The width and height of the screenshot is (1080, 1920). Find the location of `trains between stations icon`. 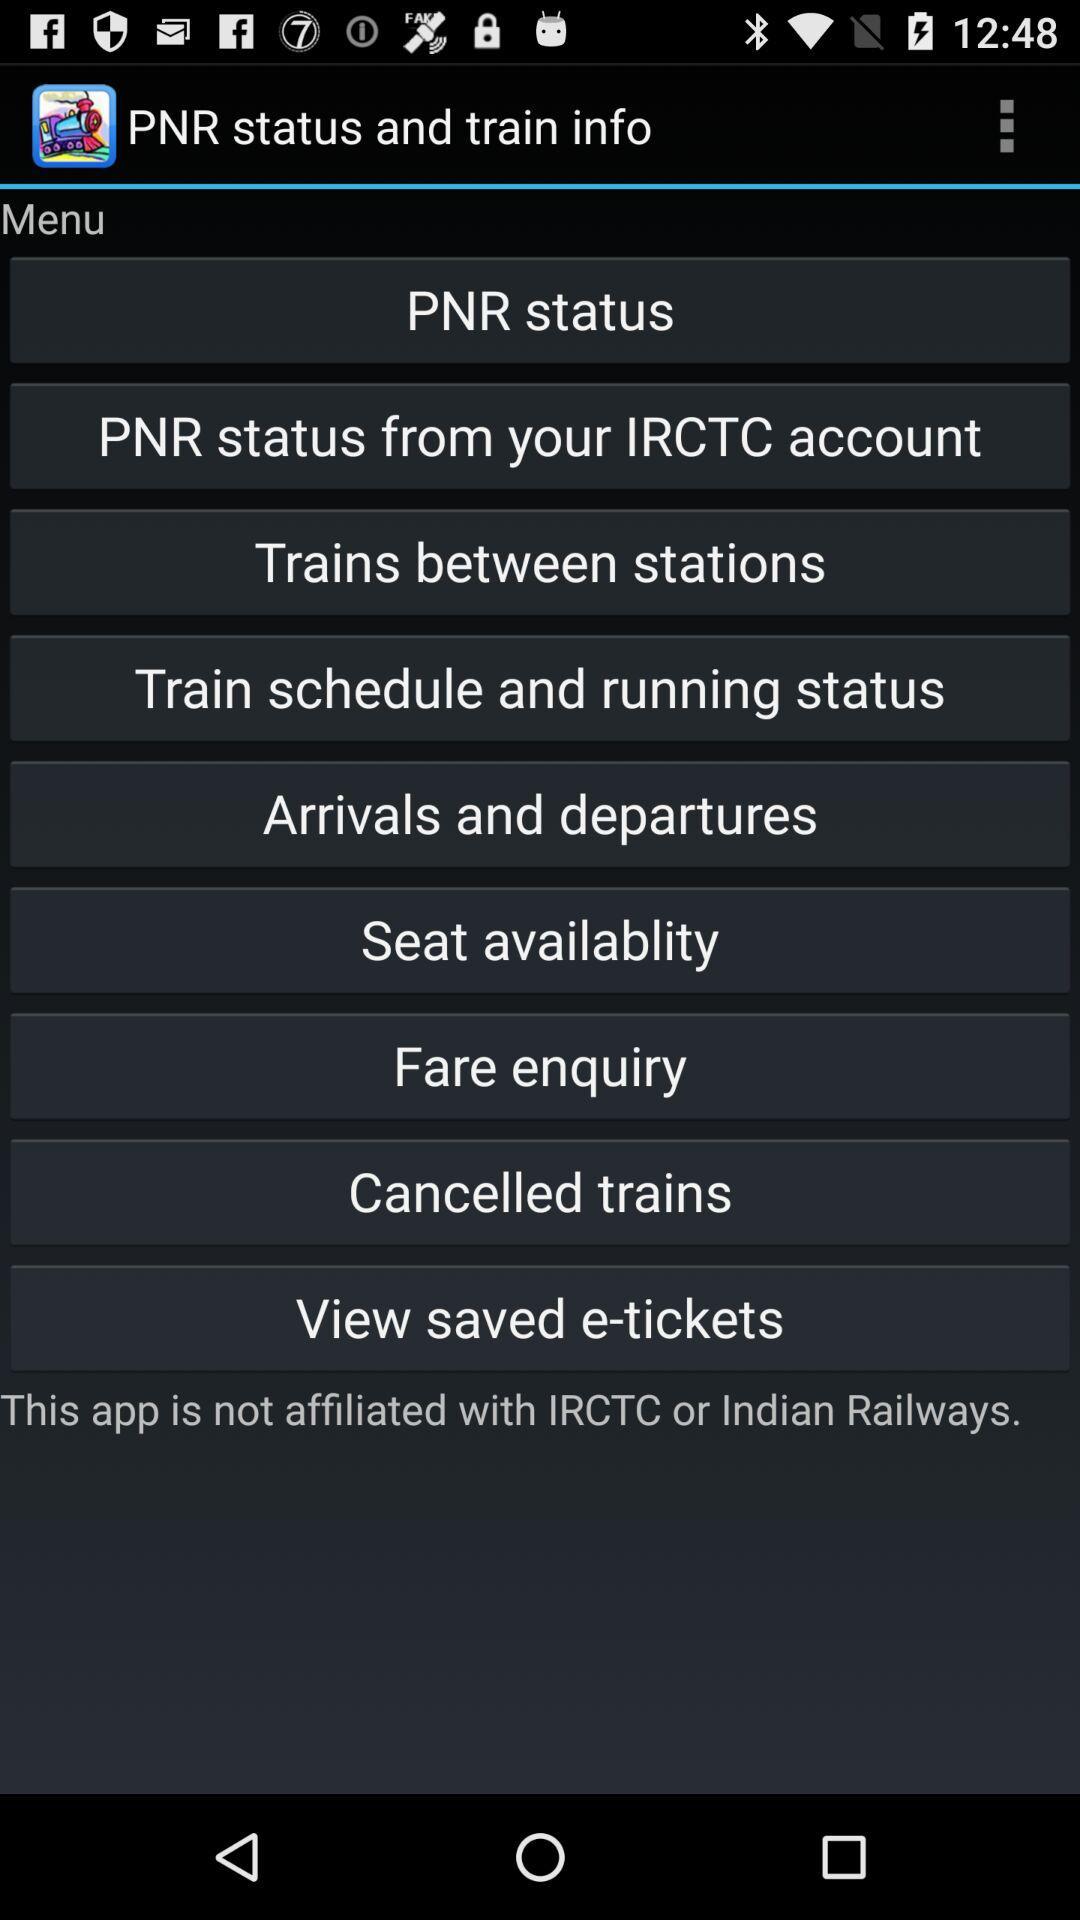

trains between stations icon is located at coordinates (540, 560).